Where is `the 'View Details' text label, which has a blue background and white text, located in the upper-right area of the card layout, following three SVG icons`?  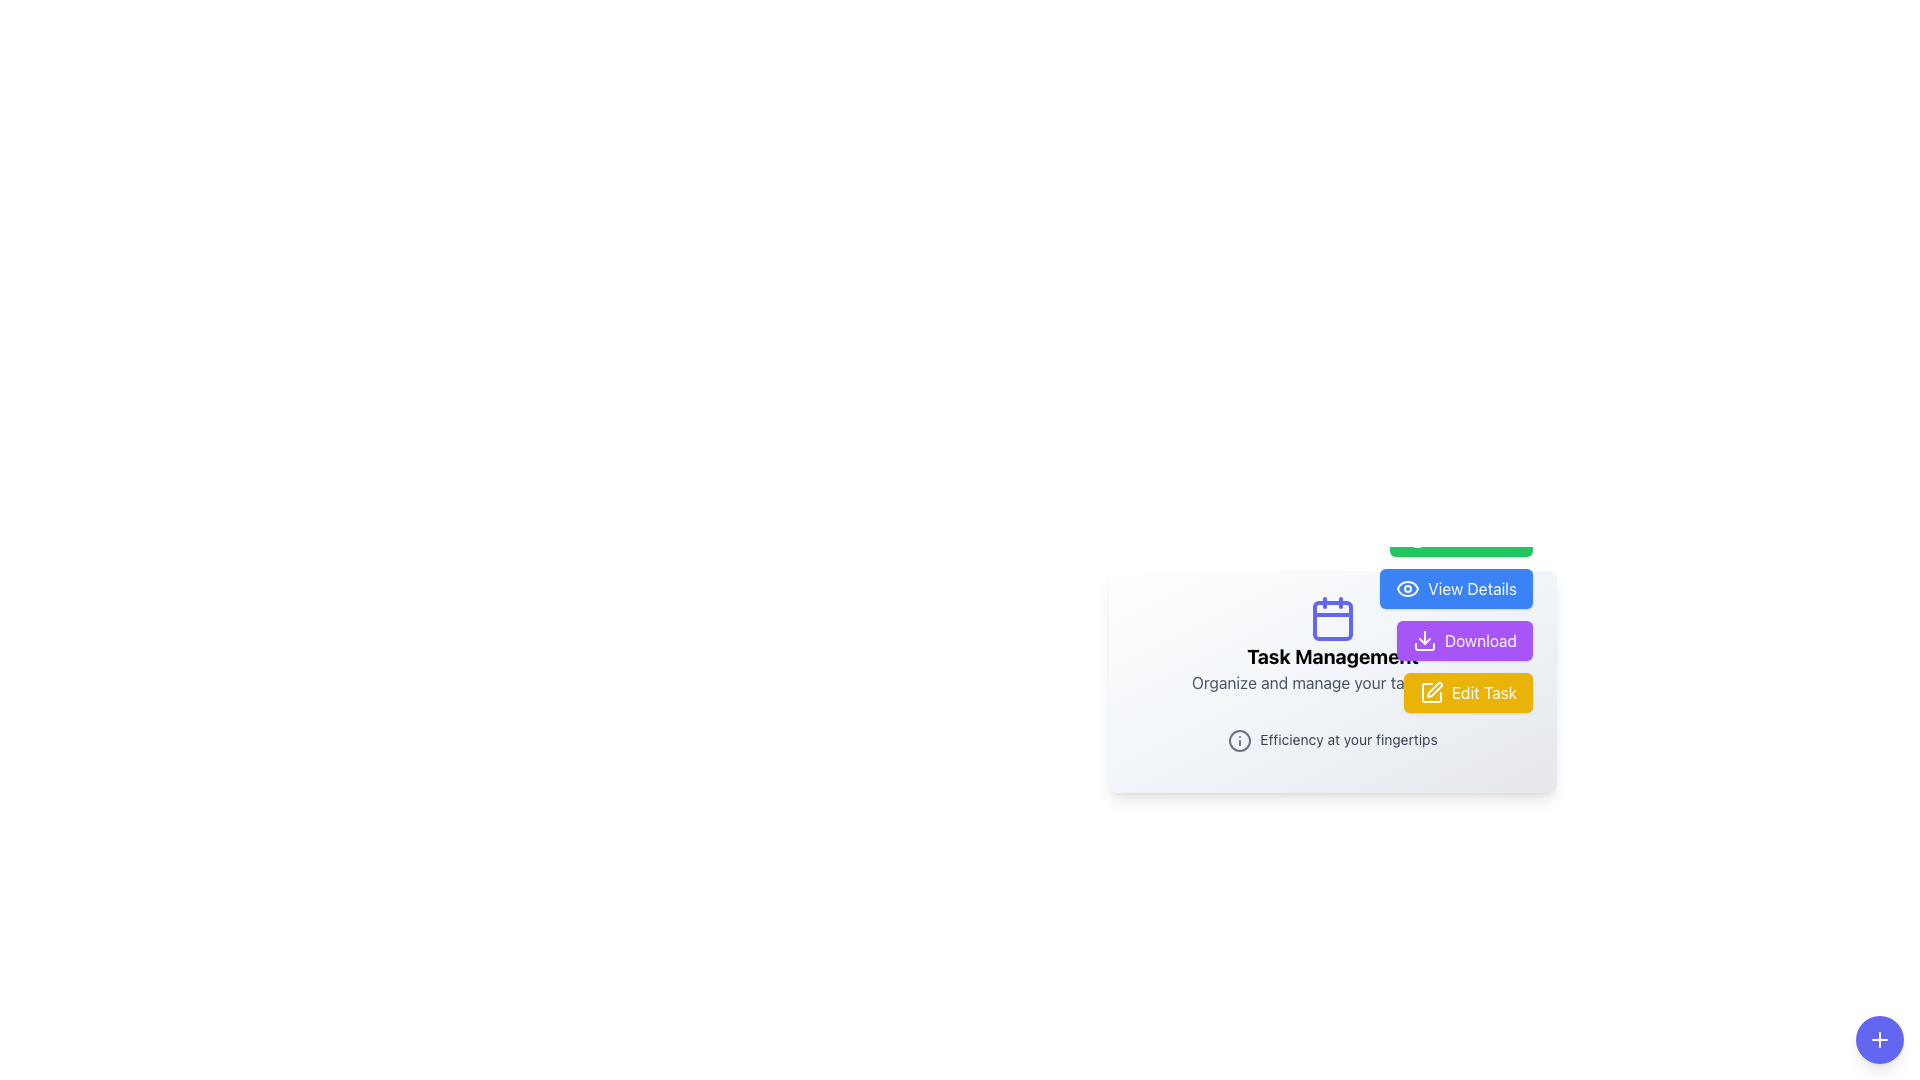 the 'View Details' text label, which has a blue background and white text, located in the upper-right area of the card layout, following three SVG icons is located at coordinates (1472, 587).